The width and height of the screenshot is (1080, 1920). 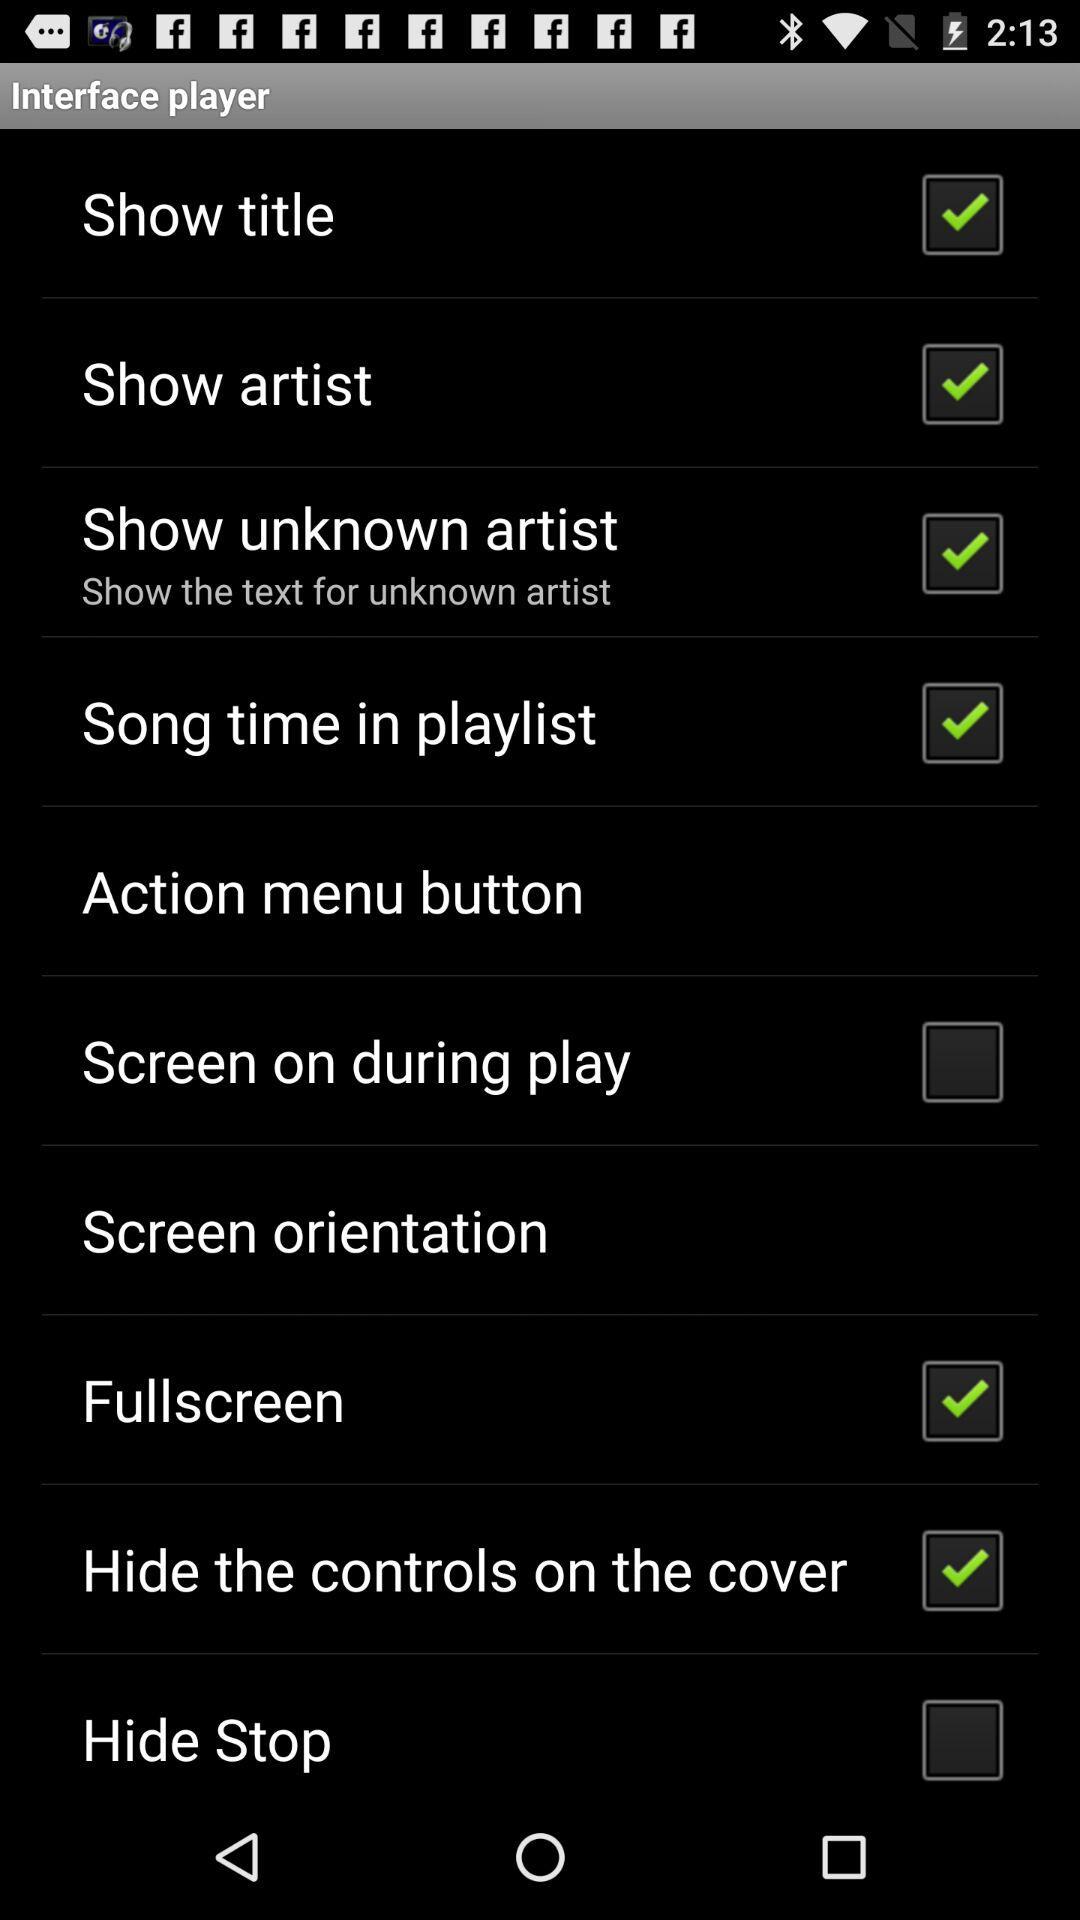 What do you see at coordinates (345, 589) in the screenshot?
I see `show the text app` at bounding box center [345, 589].